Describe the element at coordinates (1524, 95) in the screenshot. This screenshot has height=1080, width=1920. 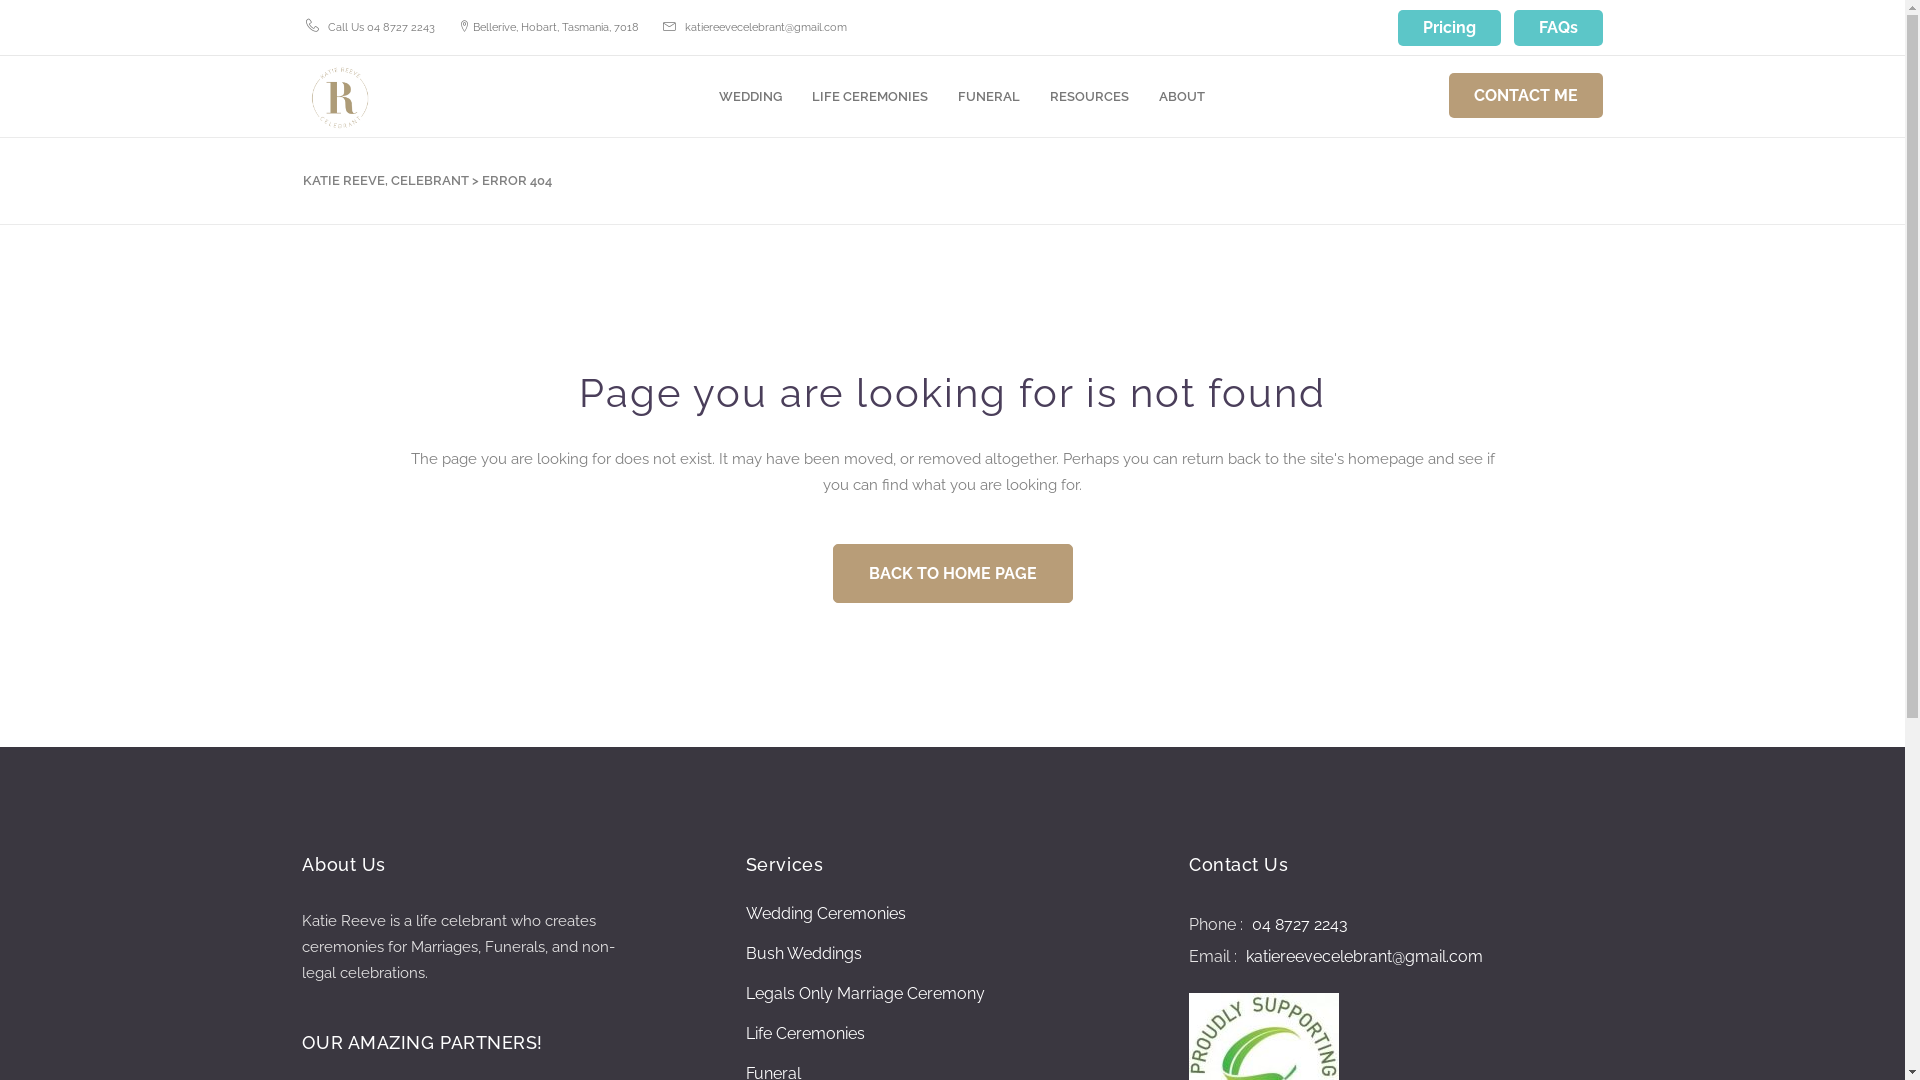
I see `'CONTACT ME'` at that location.